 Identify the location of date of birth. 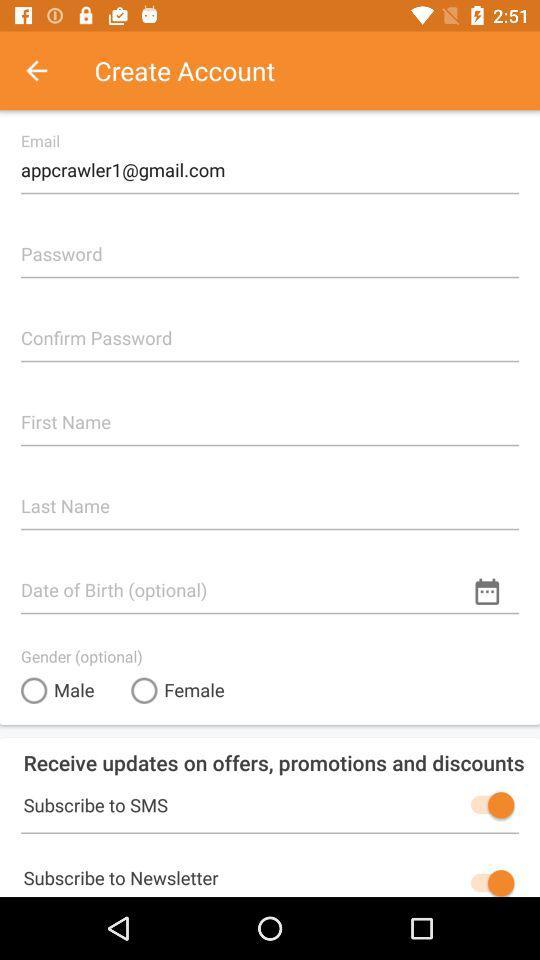
(270, 581).